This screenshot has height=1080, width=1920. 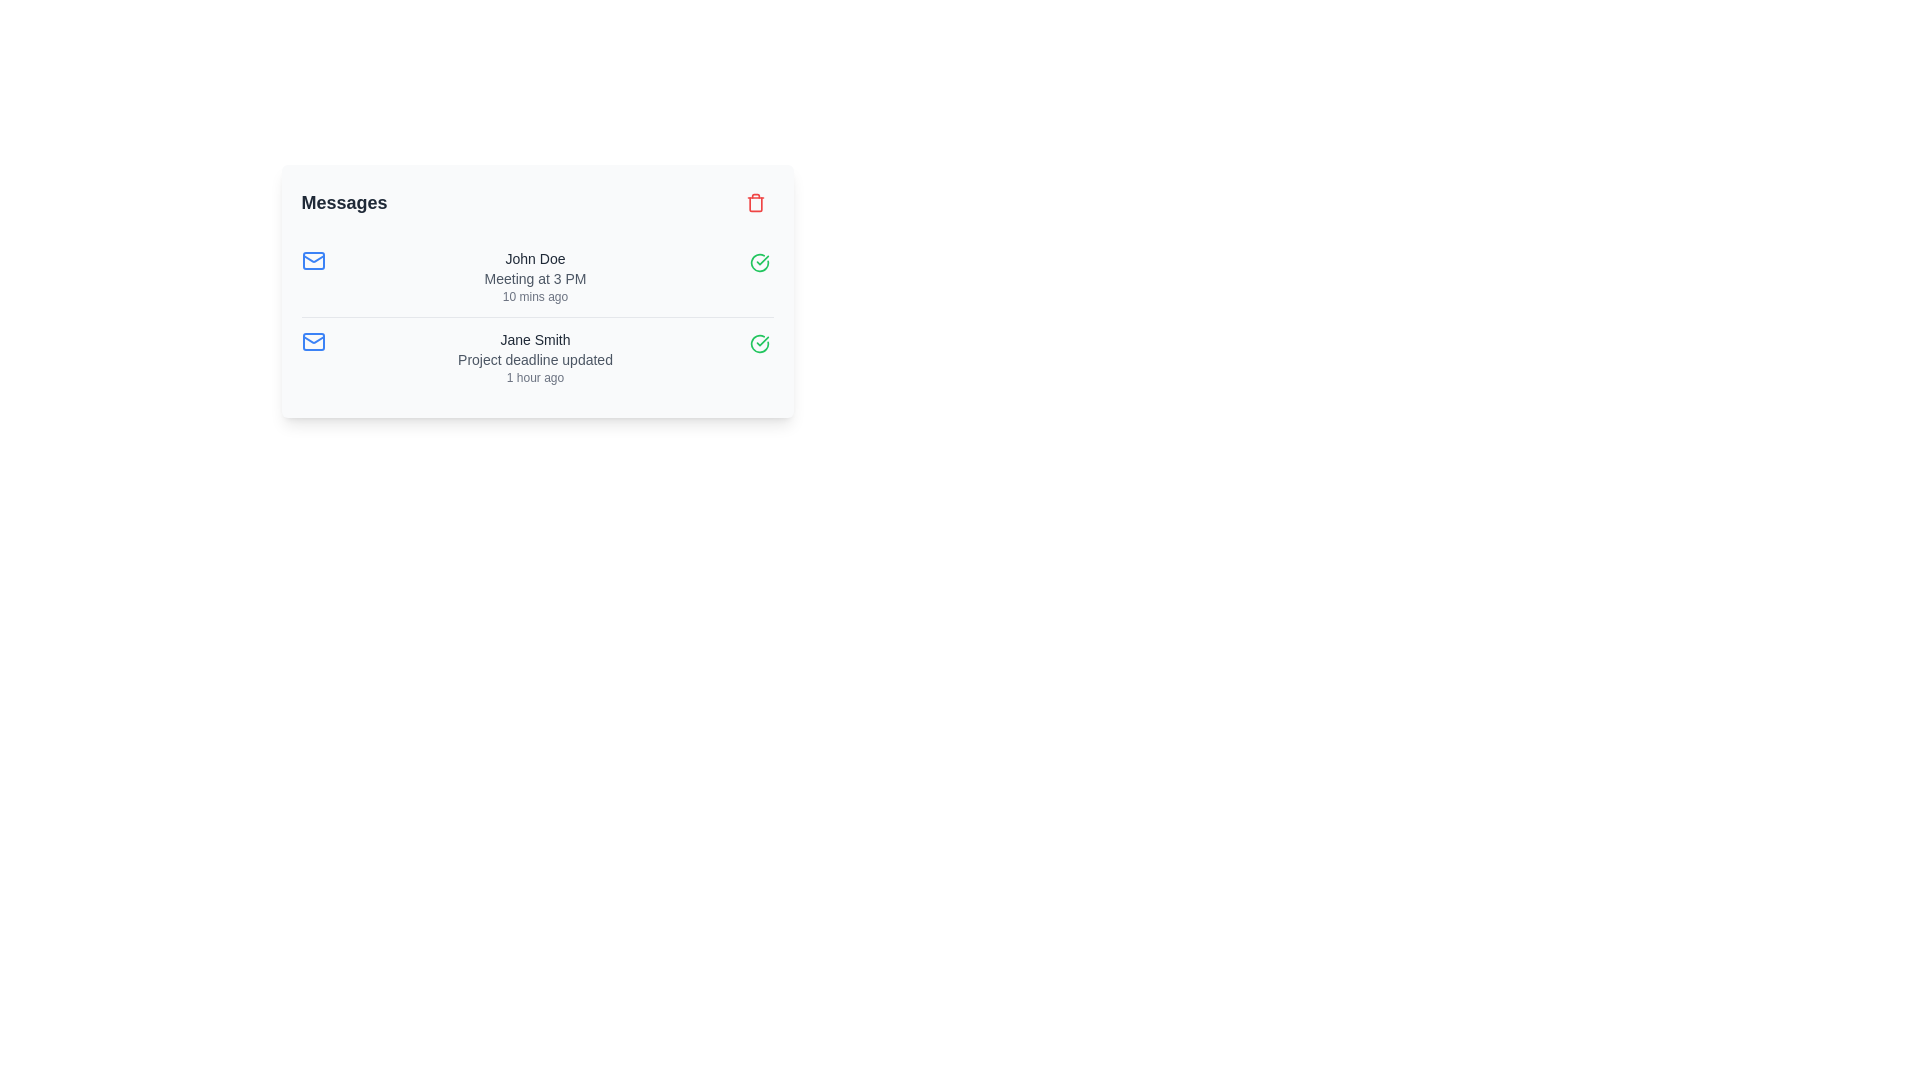 What do you see at coordinates (535, 338) in the screenshot?
I see `static text label that displays the name of the individual associated with the notification, which is located above the texts 'Project deadline updated' and '1 hour ago'` at bounding box center [535, 338].